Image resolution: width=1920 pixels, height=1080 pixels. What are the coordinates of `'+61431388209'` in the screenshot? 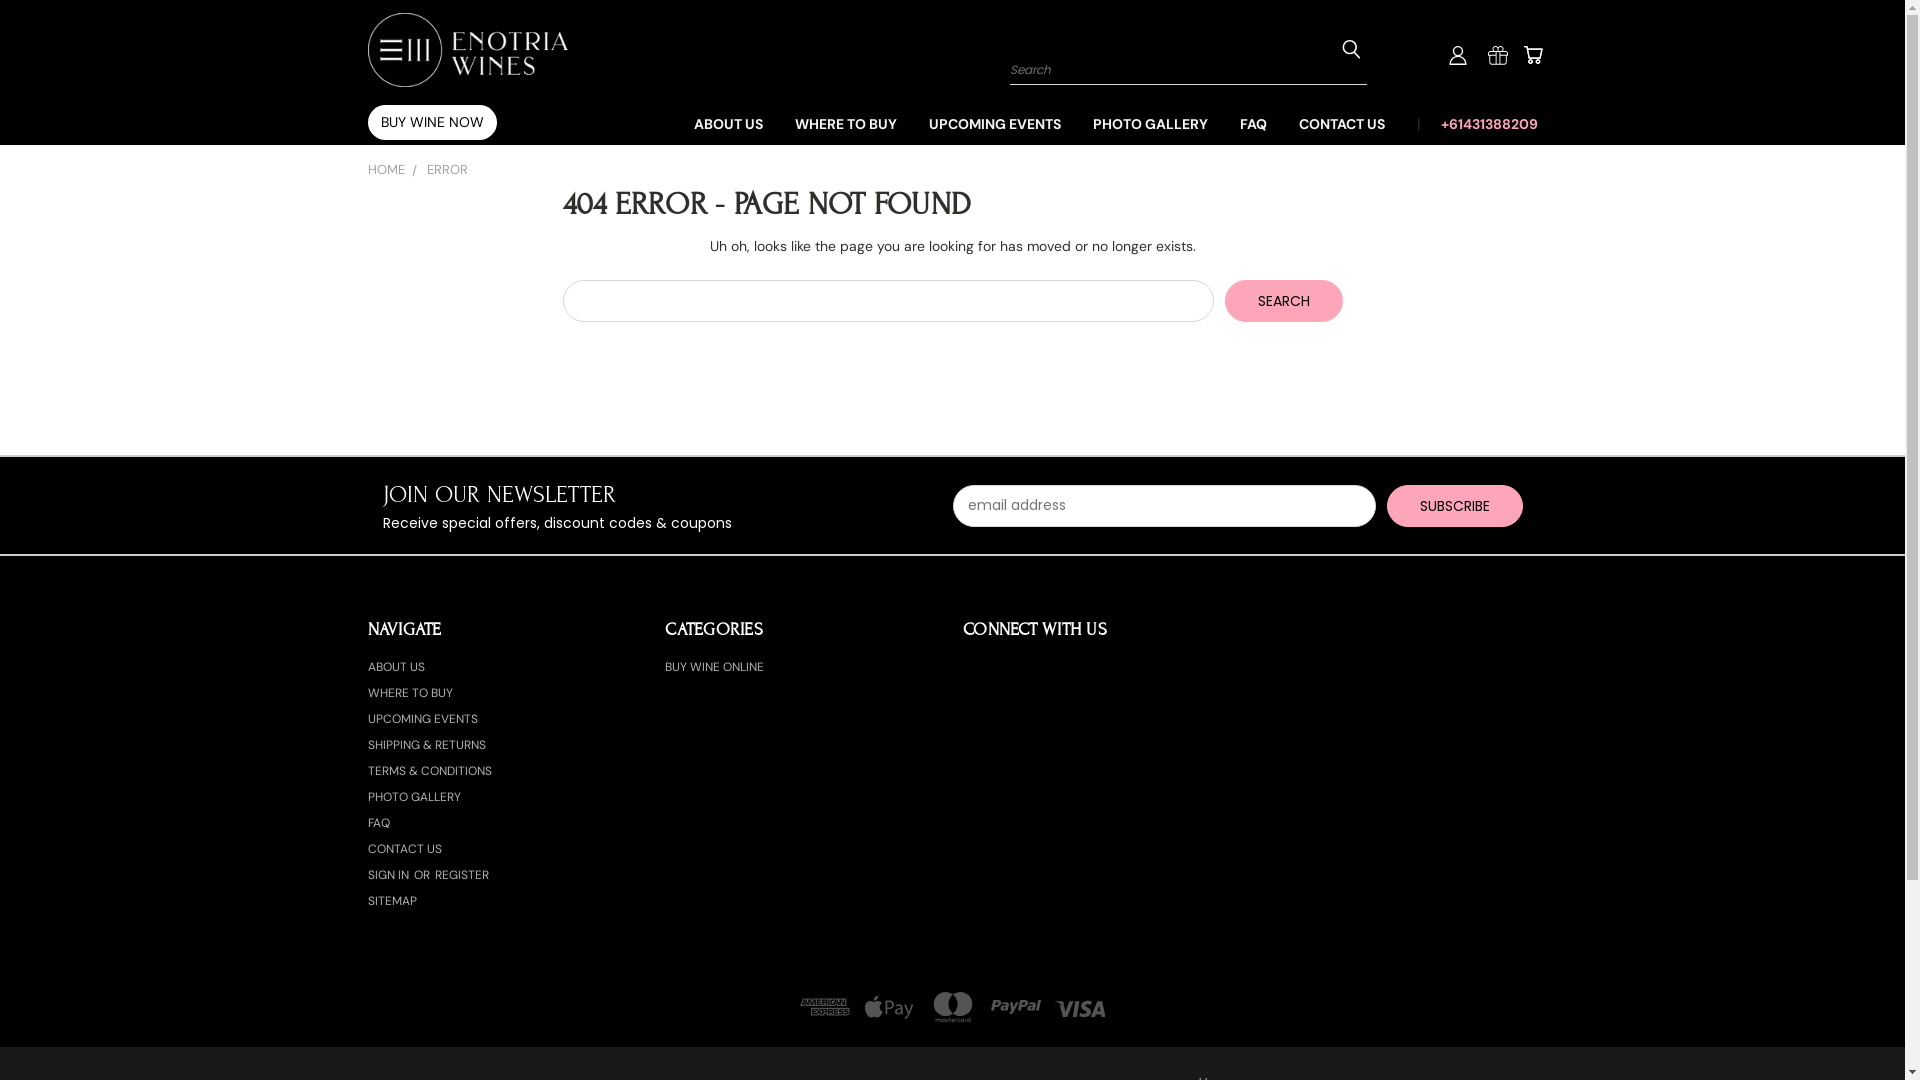 It's located at (1480, 122).